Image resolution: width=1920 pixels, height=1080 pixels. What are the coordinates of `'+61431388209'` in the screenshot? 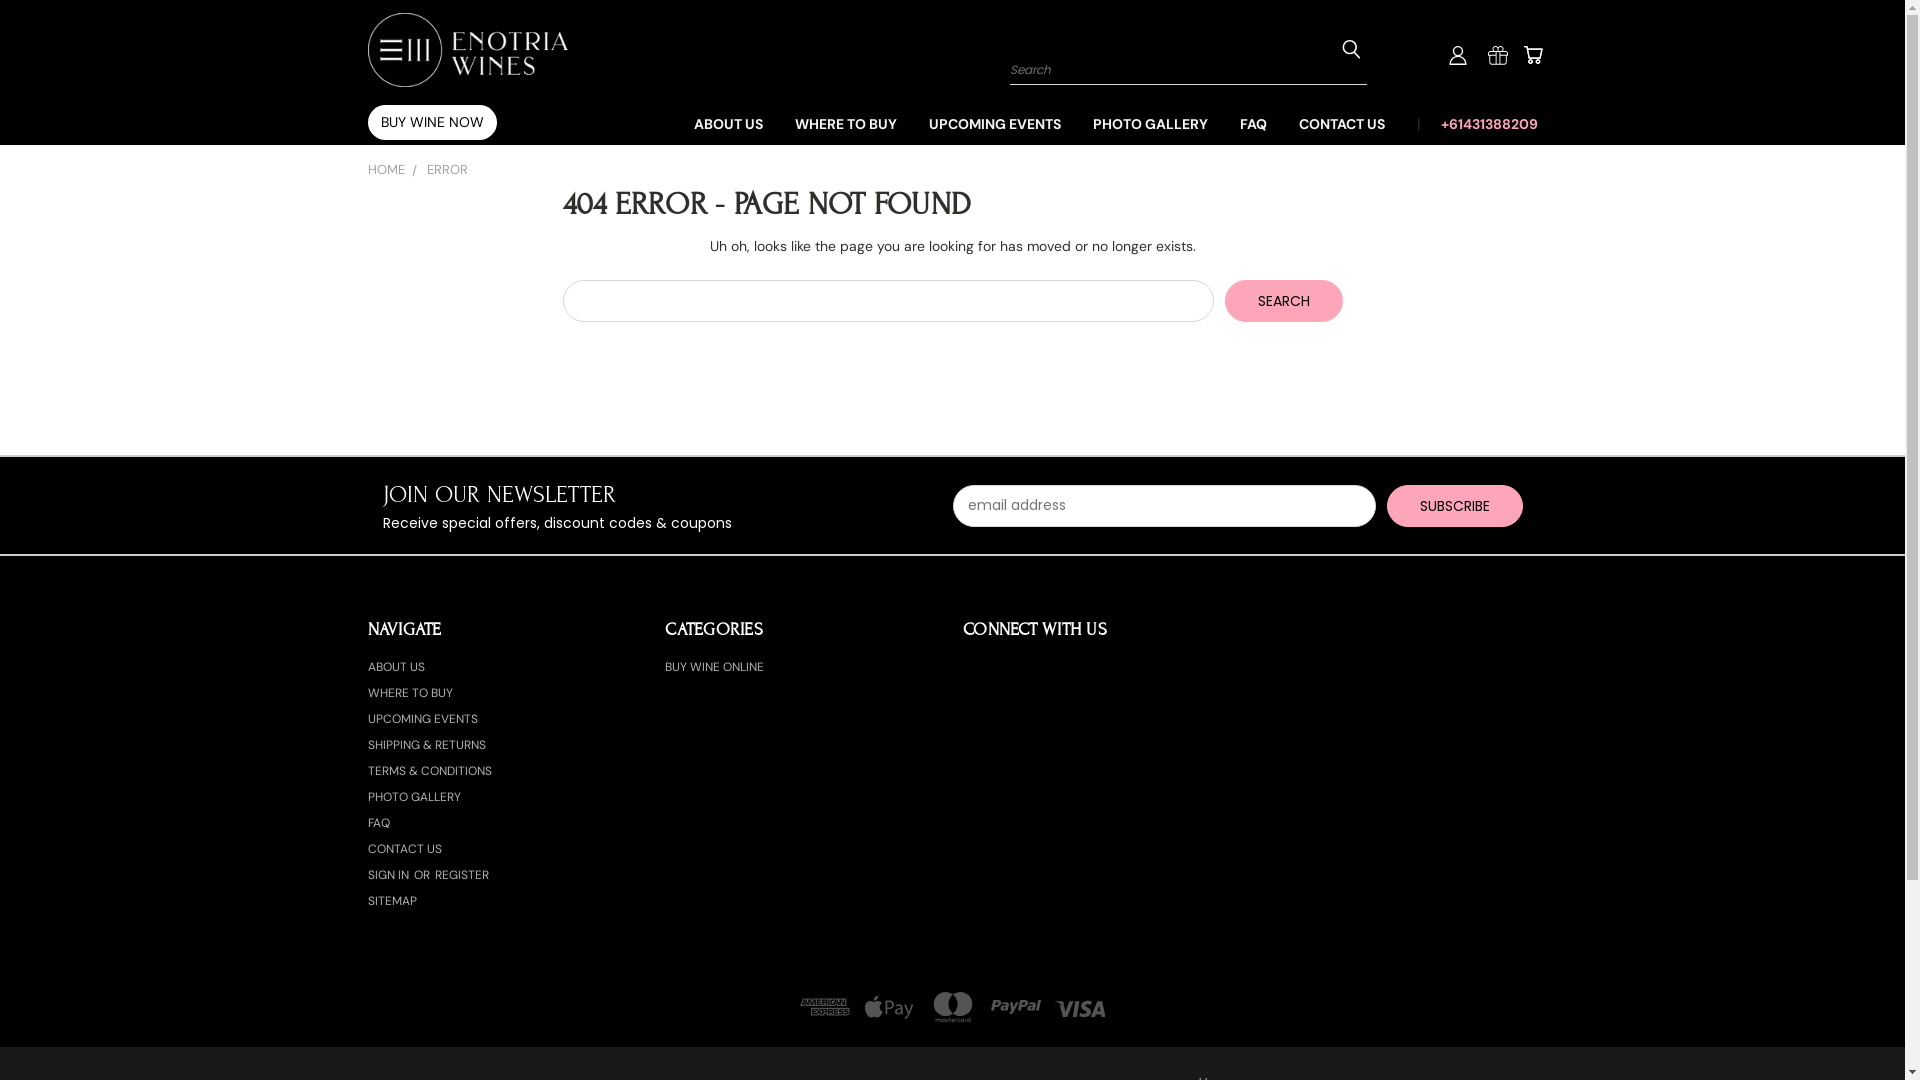 It's located at (1480, 122).